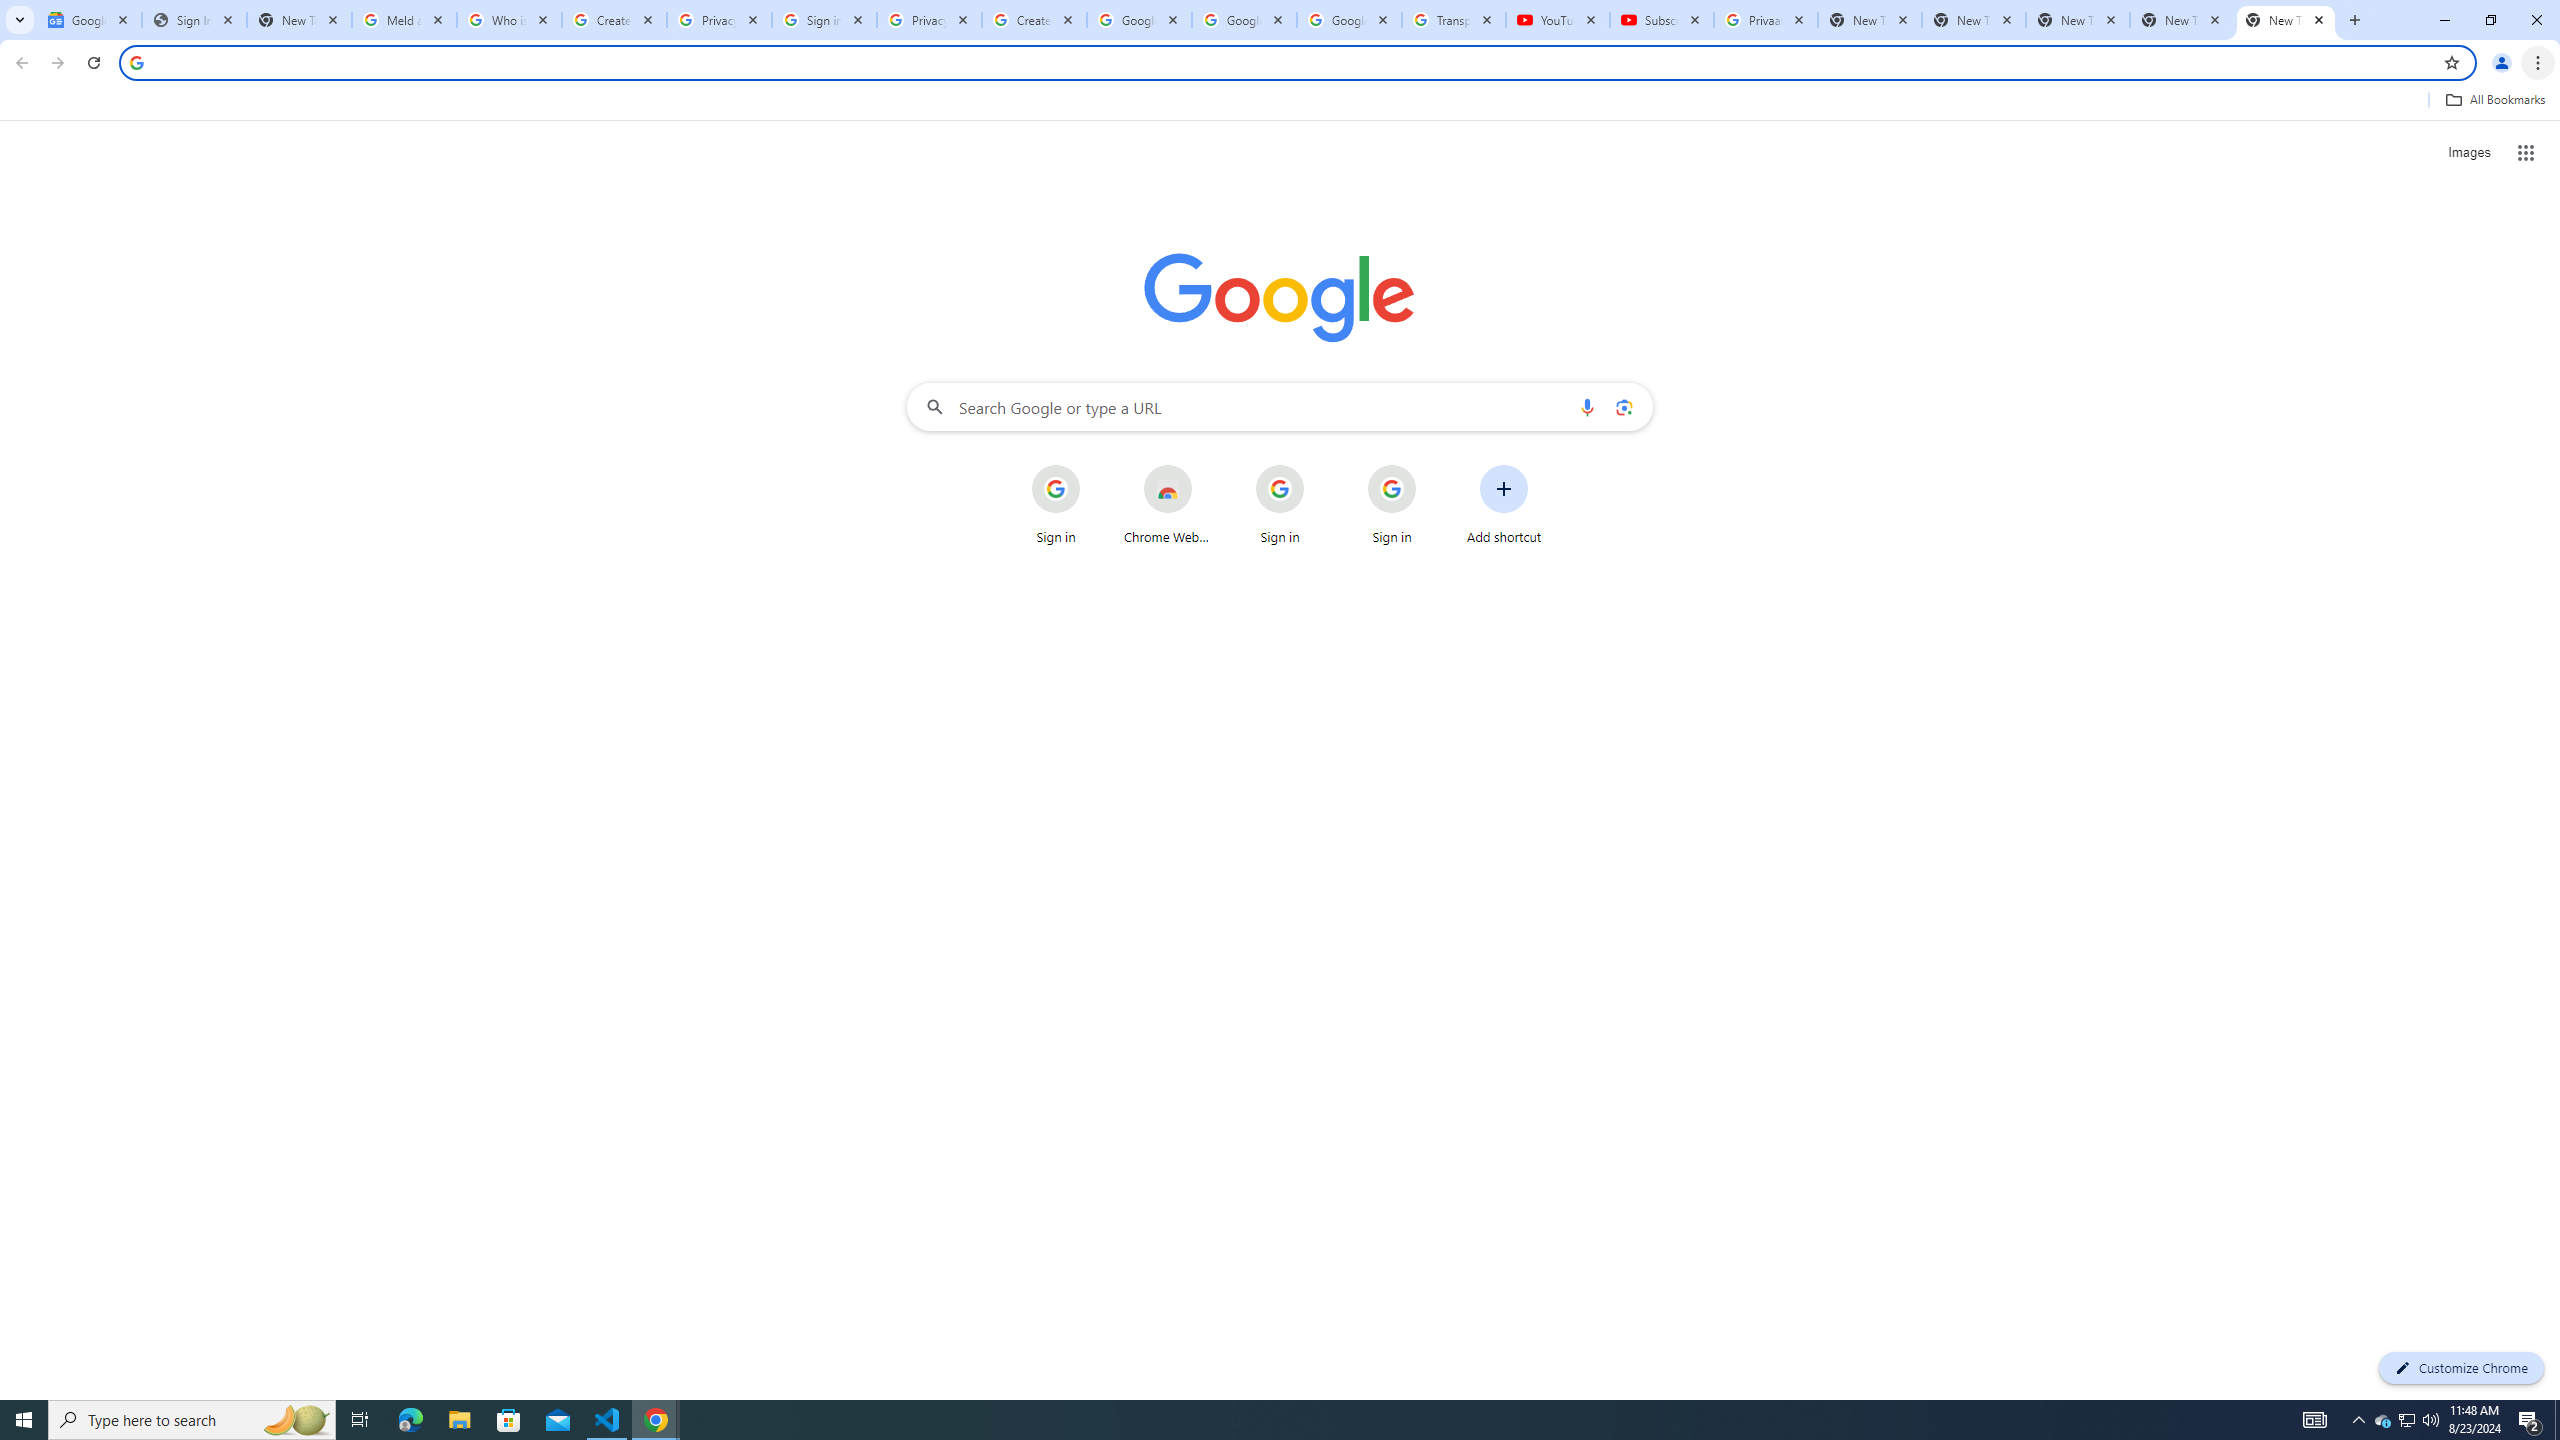  Describe the element at coordinates (509, 19) in the screenshot. I see `'Who is my administrator? - Google Account Help'` at that location.